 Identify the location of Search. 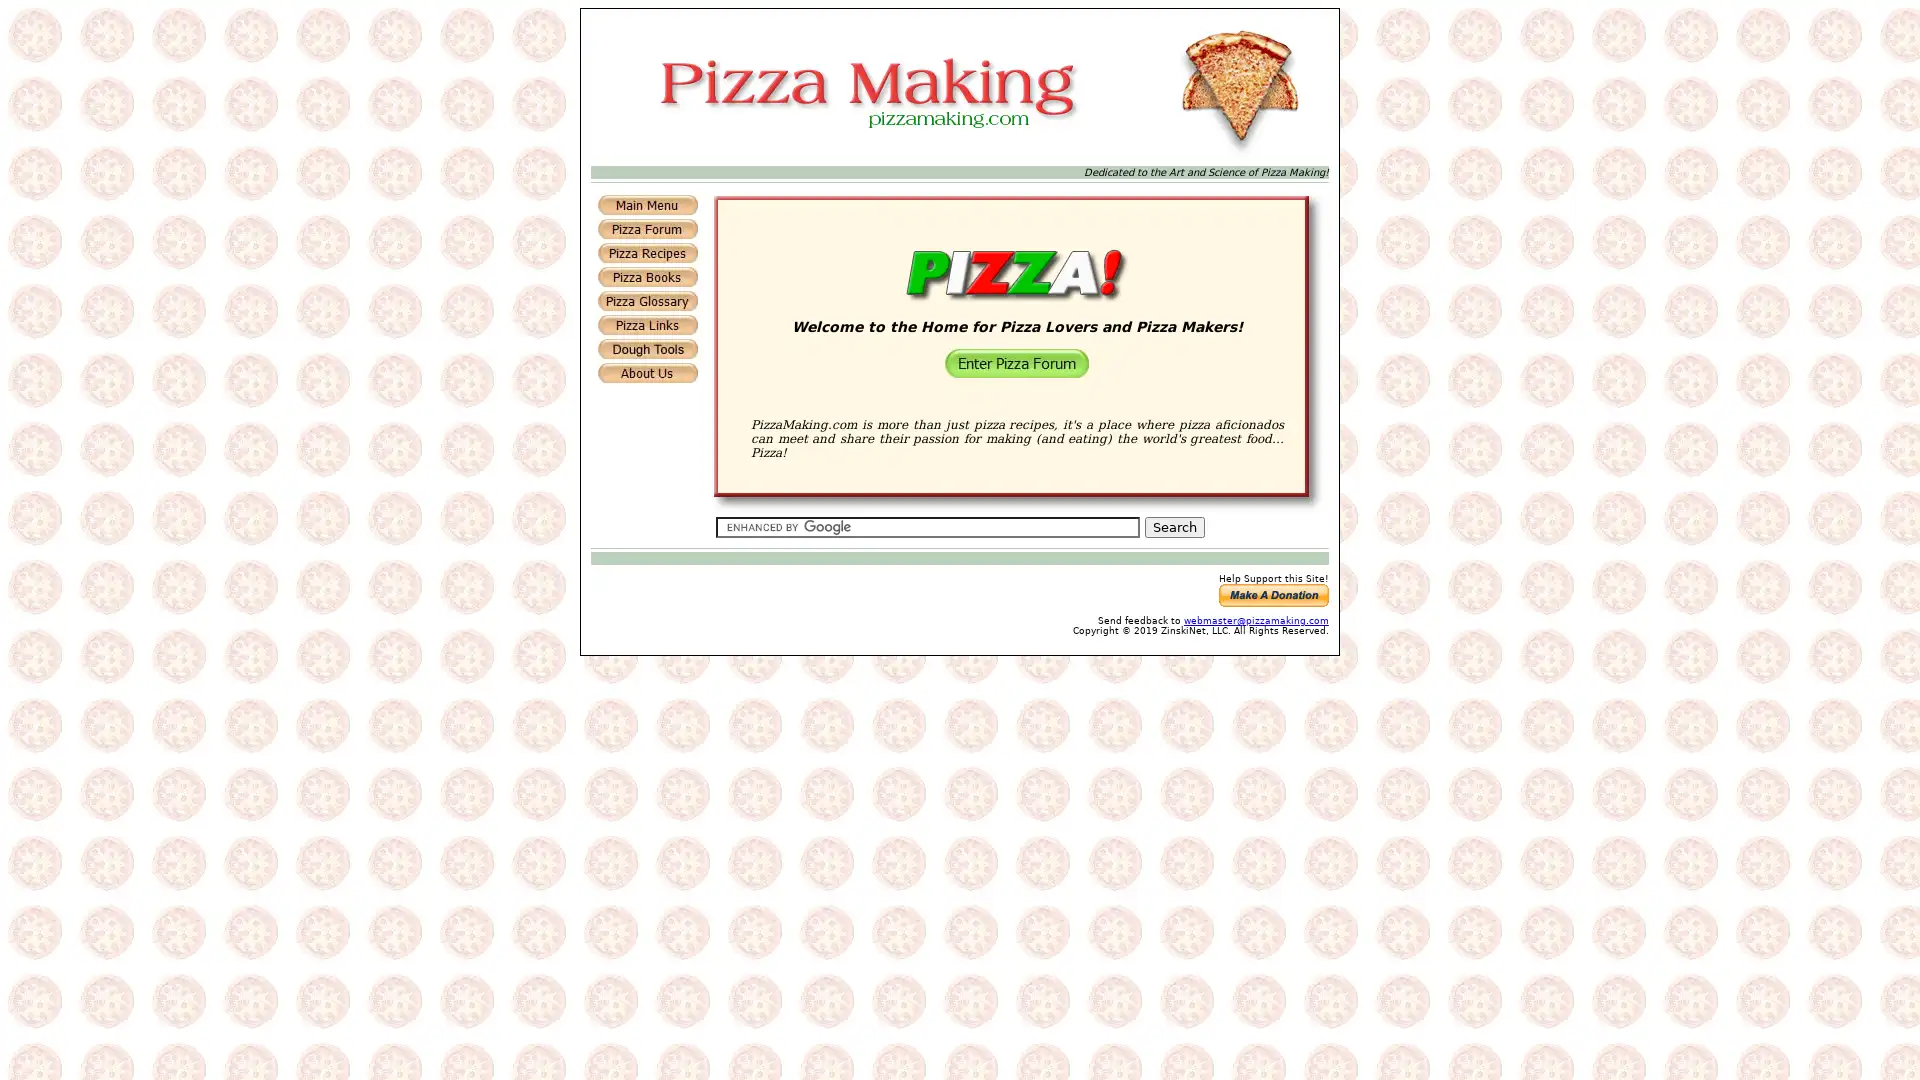
(1174, 526).